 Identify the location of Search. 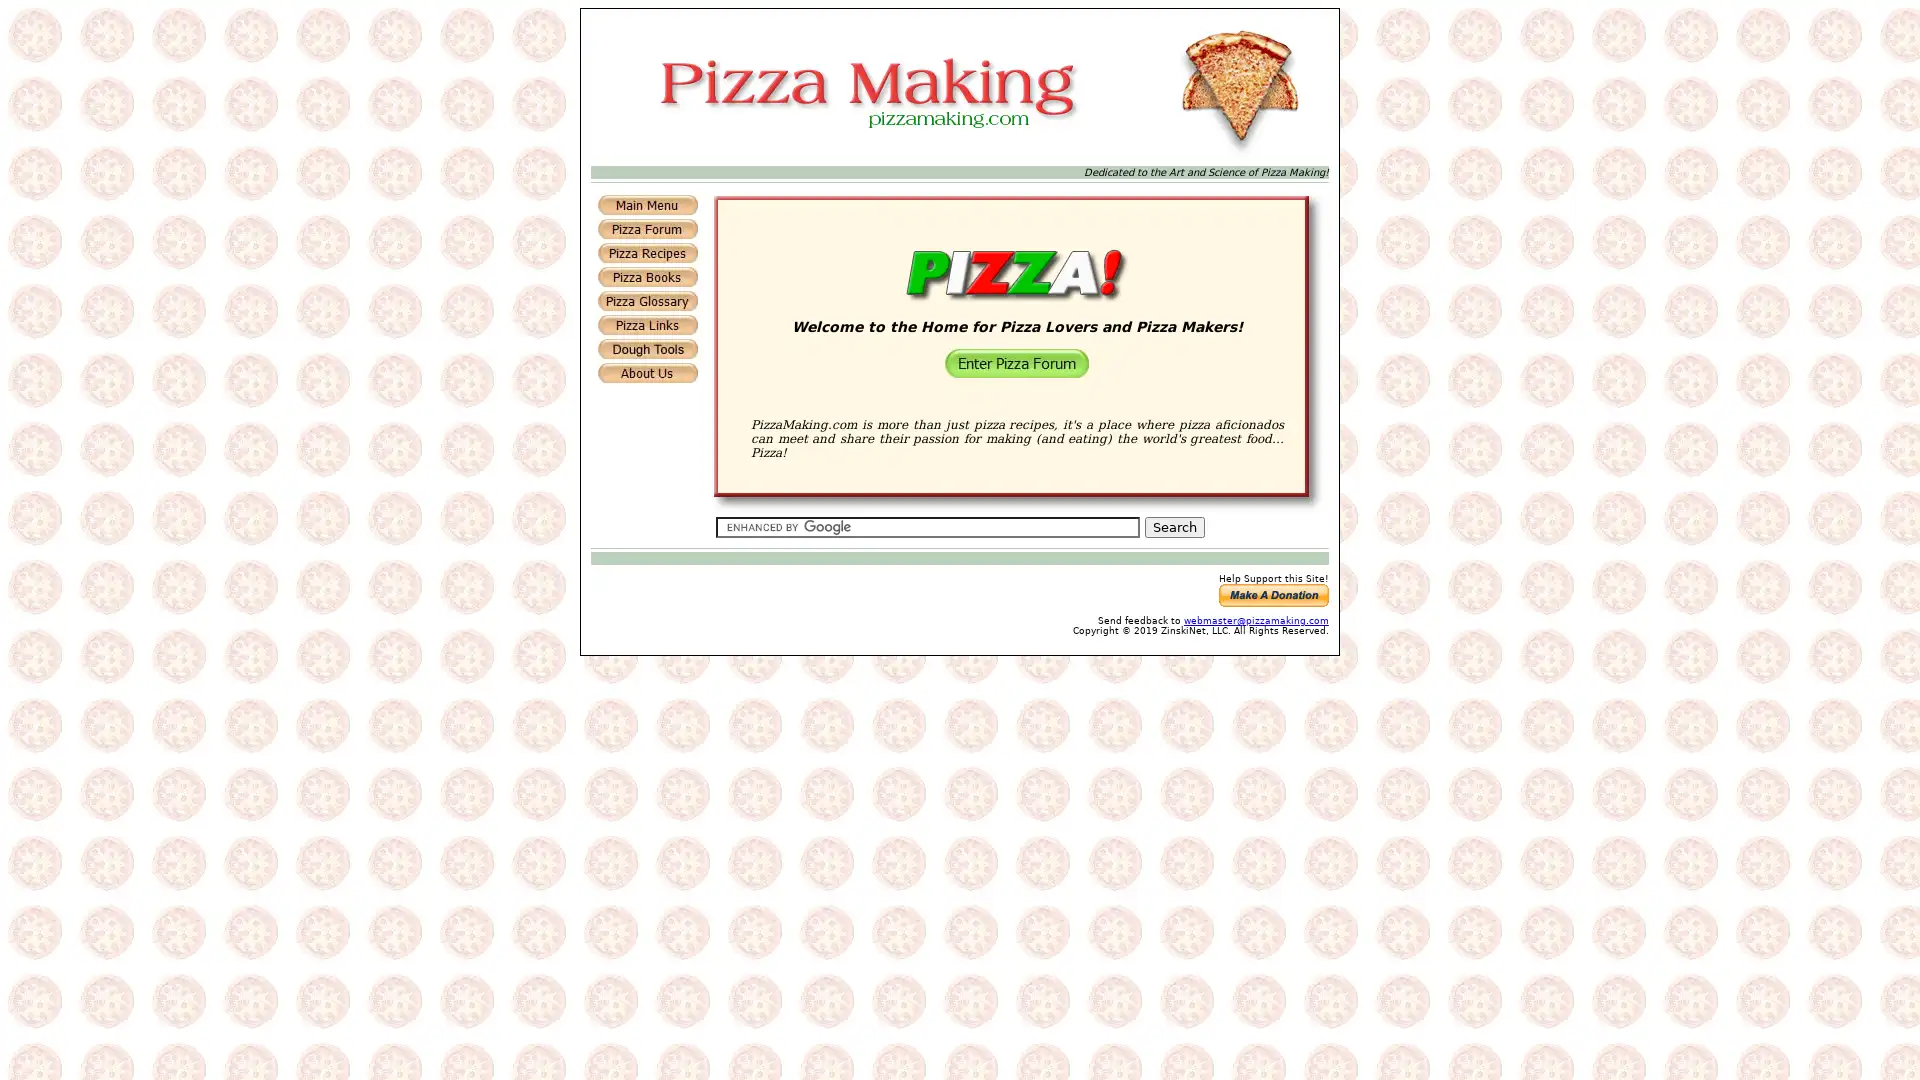
(1174, 526).